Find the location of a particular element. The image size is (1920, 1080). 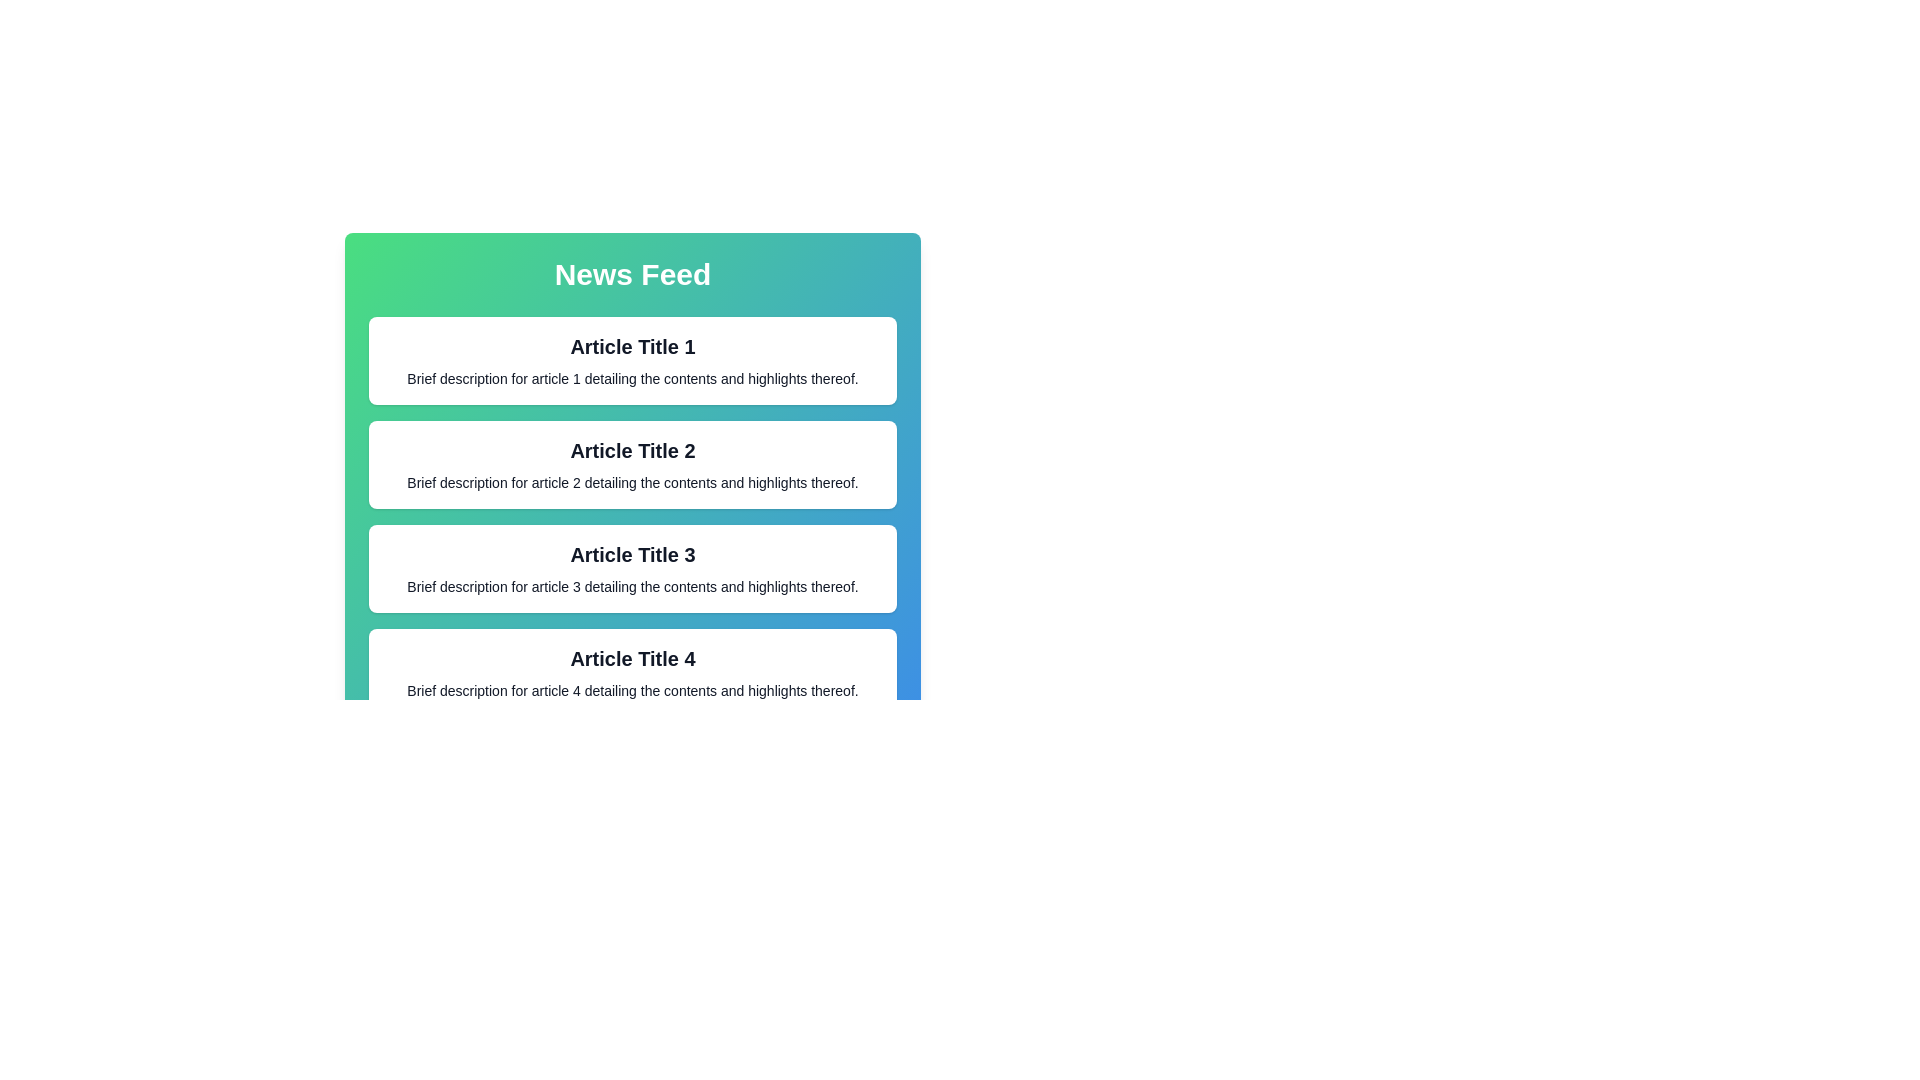

the article summary card, which is the third block in the vertical list of articles in the 'News Feed', positioned between 'Article Title 2' and 'Article Title 4' is located at coordinates (632, 569).